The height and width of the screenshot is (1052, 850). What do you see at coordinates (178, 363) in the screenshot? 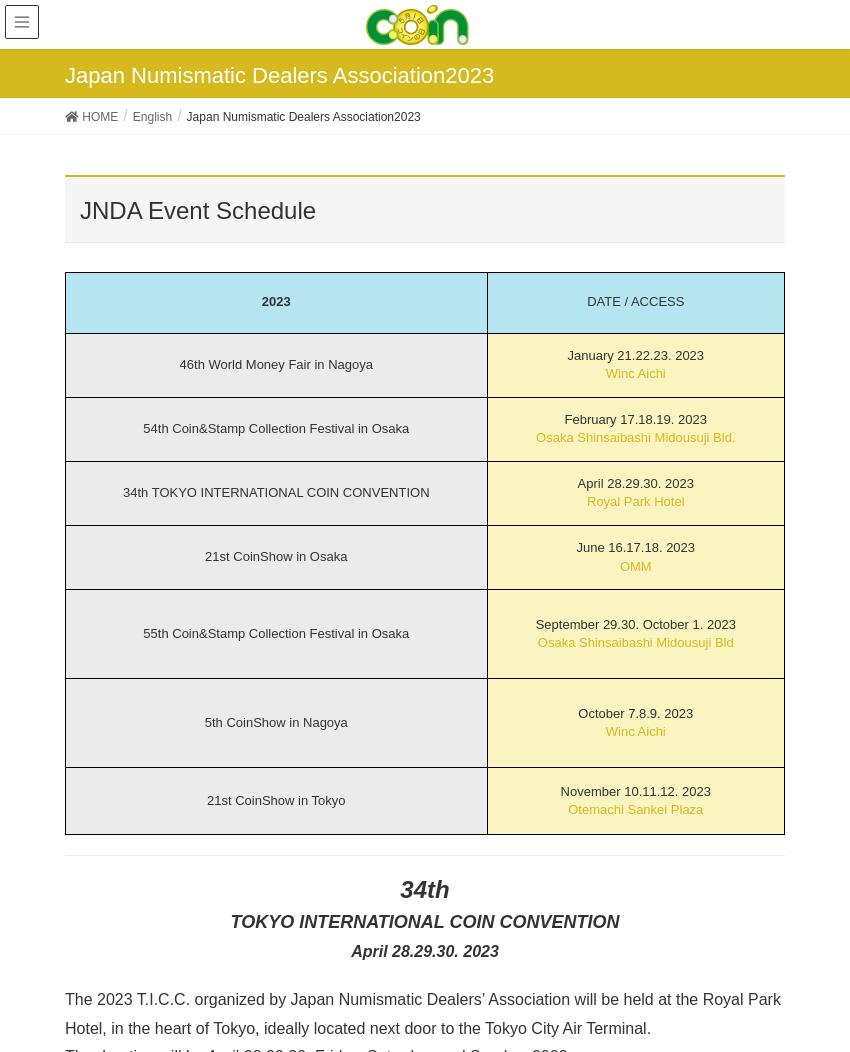
I see `'46th World Money Fair in Nagoya'` at bounding box center [178, 363].